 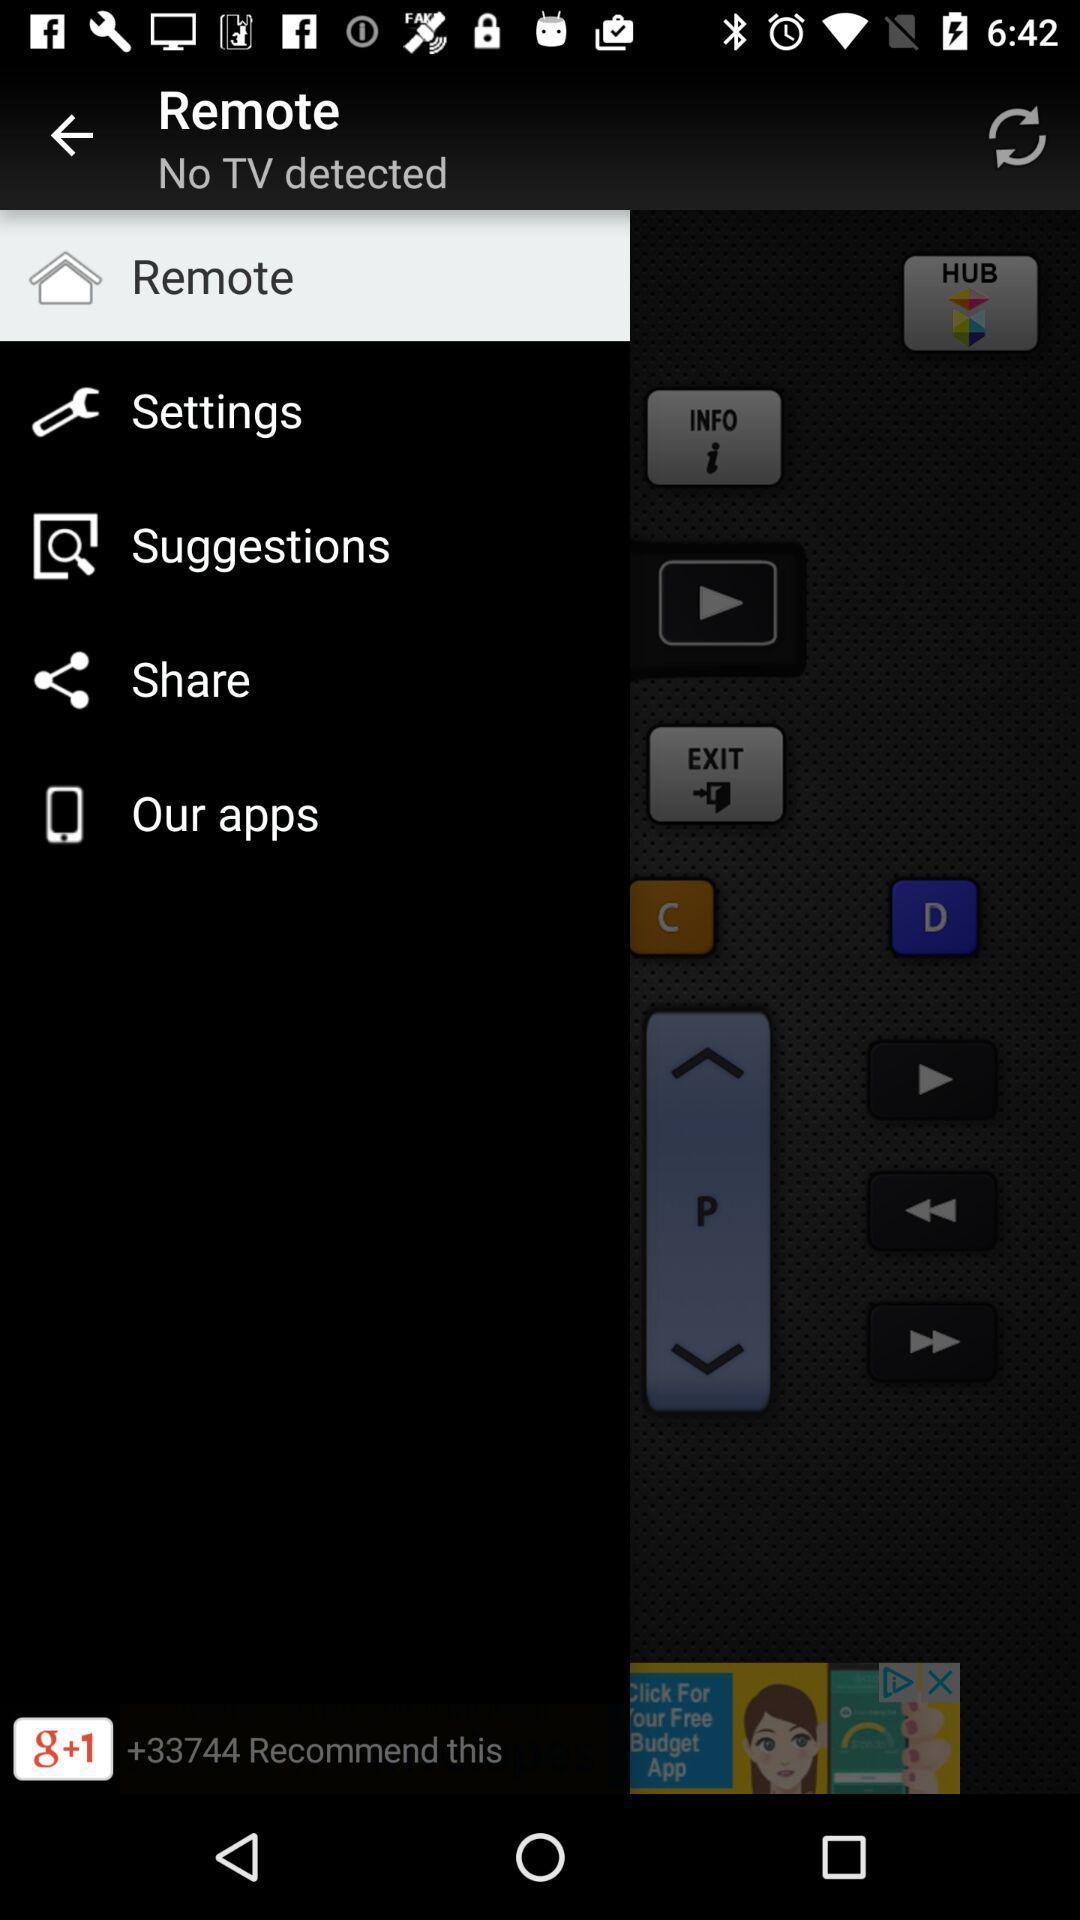 What do you see at coordinates (934, 916) in the screenshot?
I see `the play icon` at bounding box center [934, 916].